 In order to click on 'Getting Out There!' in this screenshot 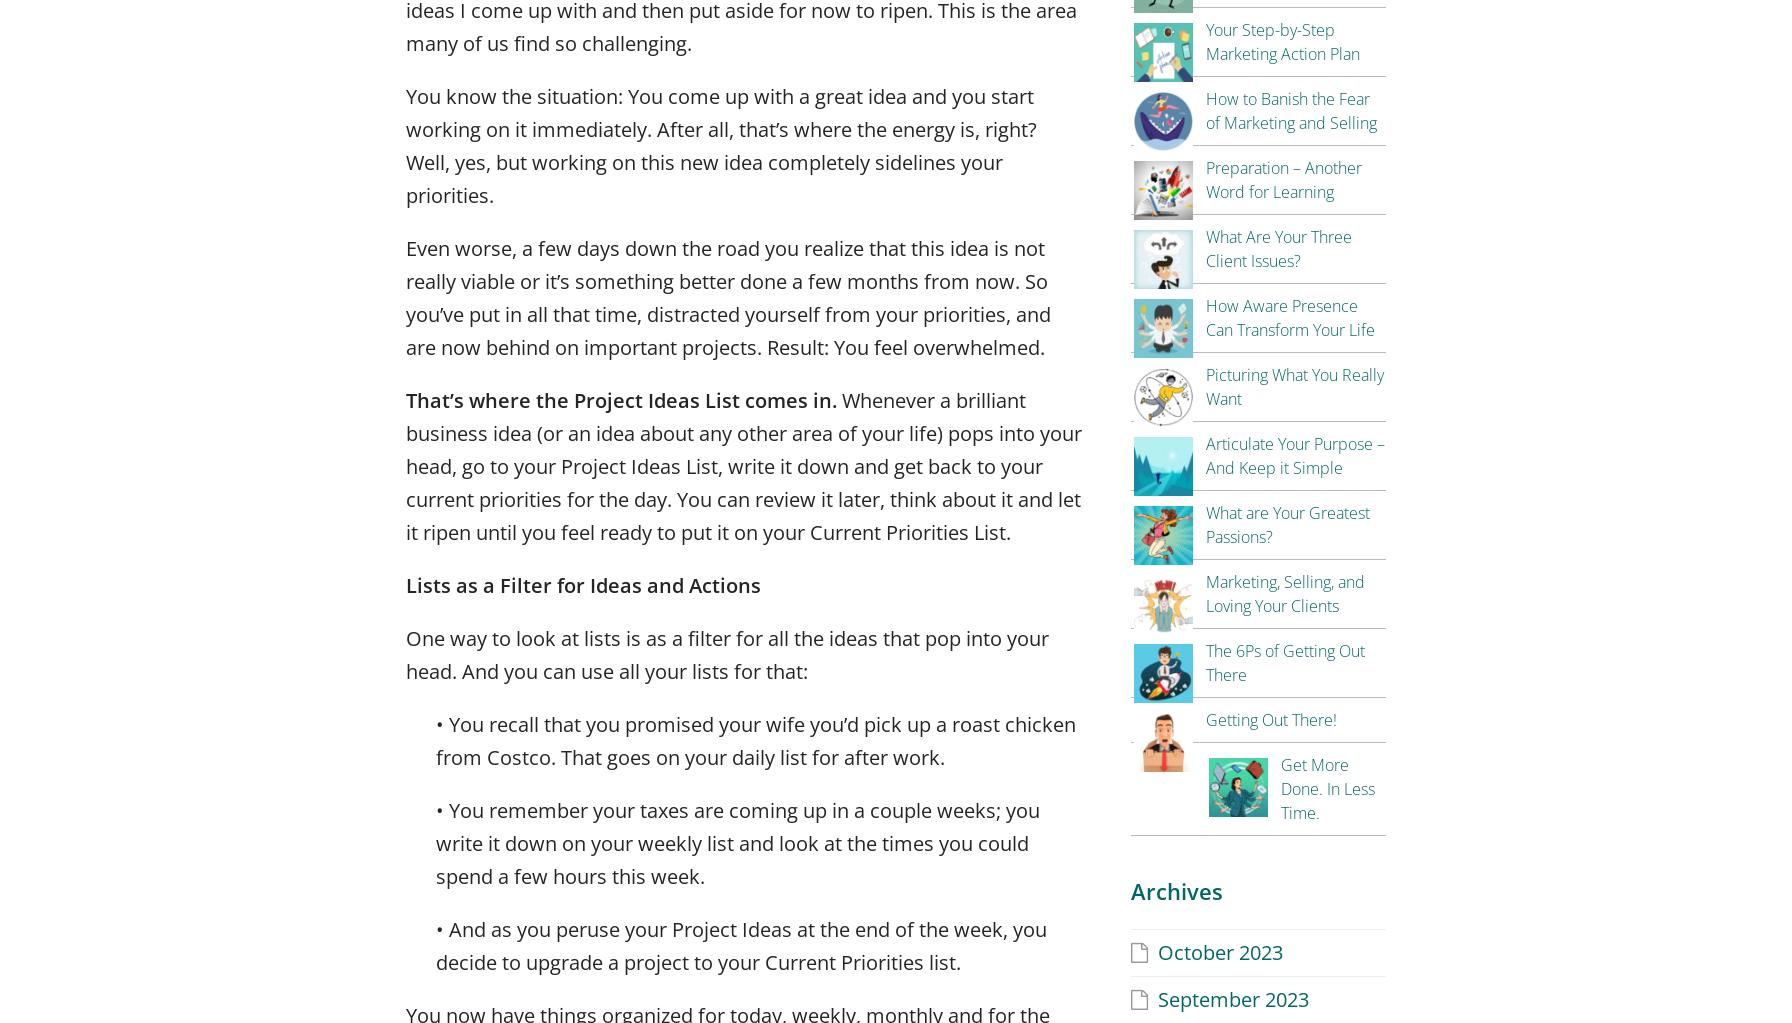, I will do `click(1271, 719)`.